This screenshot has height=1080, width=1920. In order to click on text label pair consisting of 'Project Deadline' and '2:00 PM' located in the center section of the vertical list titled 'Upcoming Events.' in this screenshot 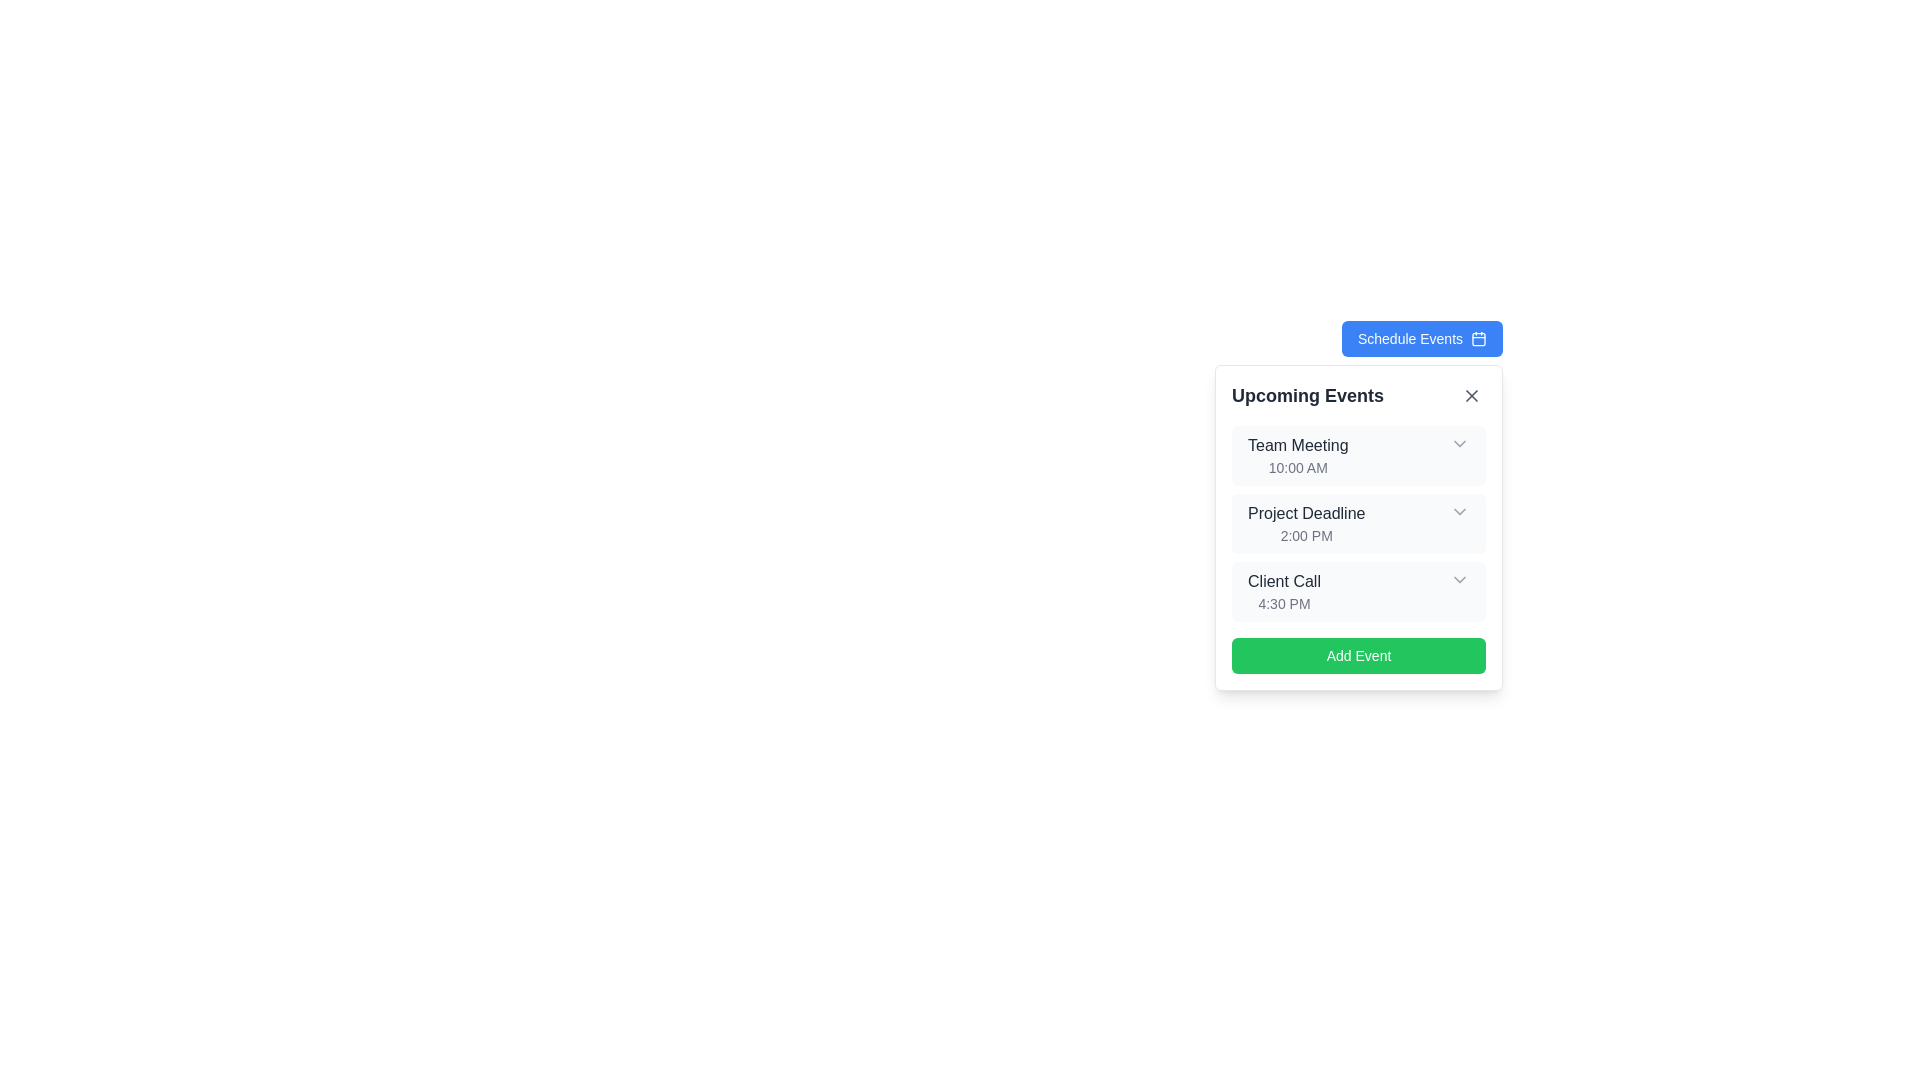, I will do `click(1306, 523)`.